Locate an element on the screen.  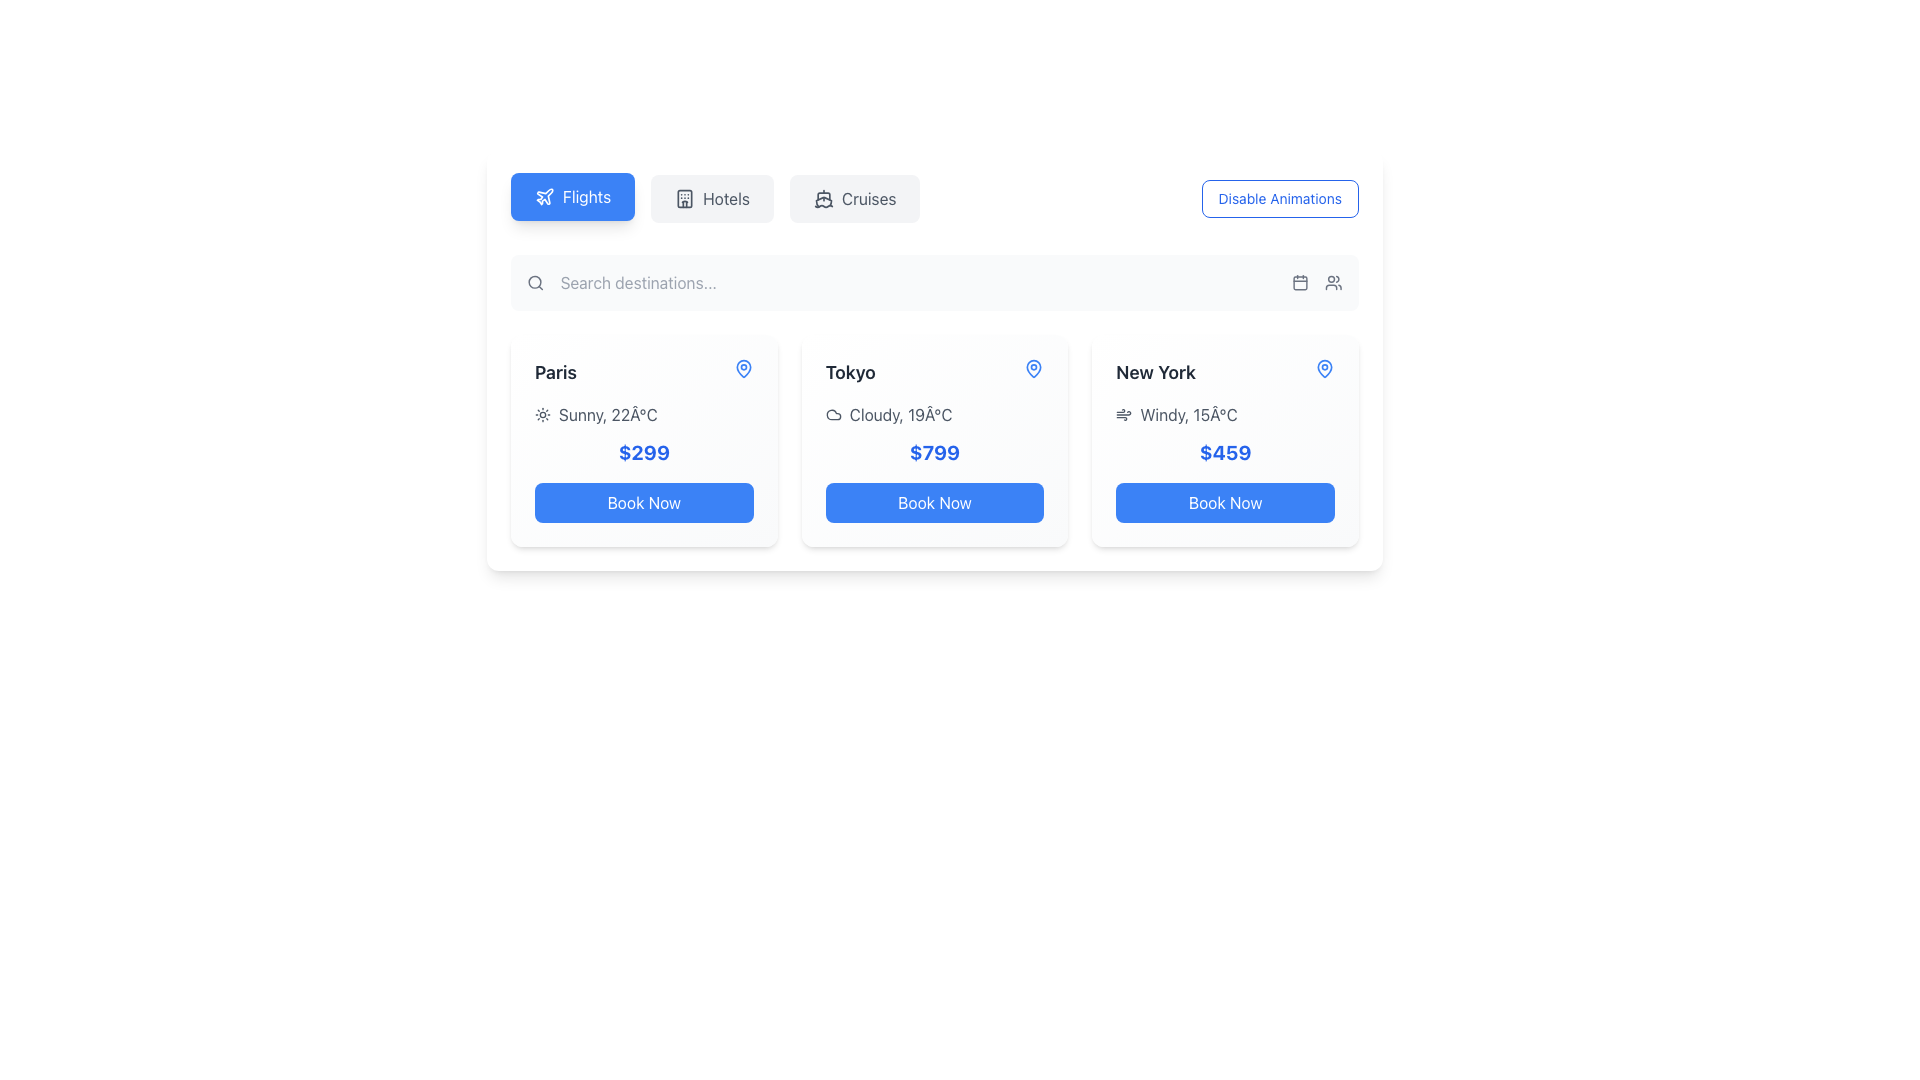
the interactive region of the search icon represented by the SVG circle, which is part of the magnifying glass design near the left side of the search bar is located at coordinates (535, 282).